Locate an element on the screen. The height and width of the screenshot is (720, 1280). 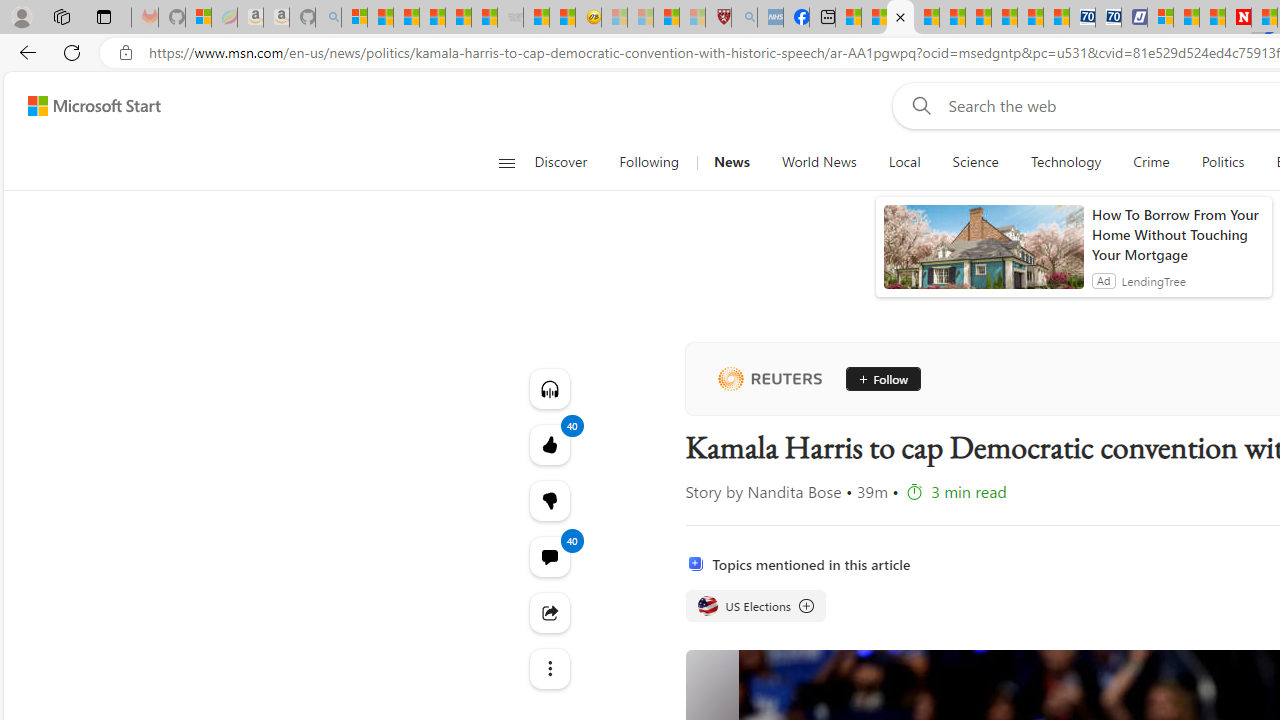
'40' is located at coordinates (549, 499).